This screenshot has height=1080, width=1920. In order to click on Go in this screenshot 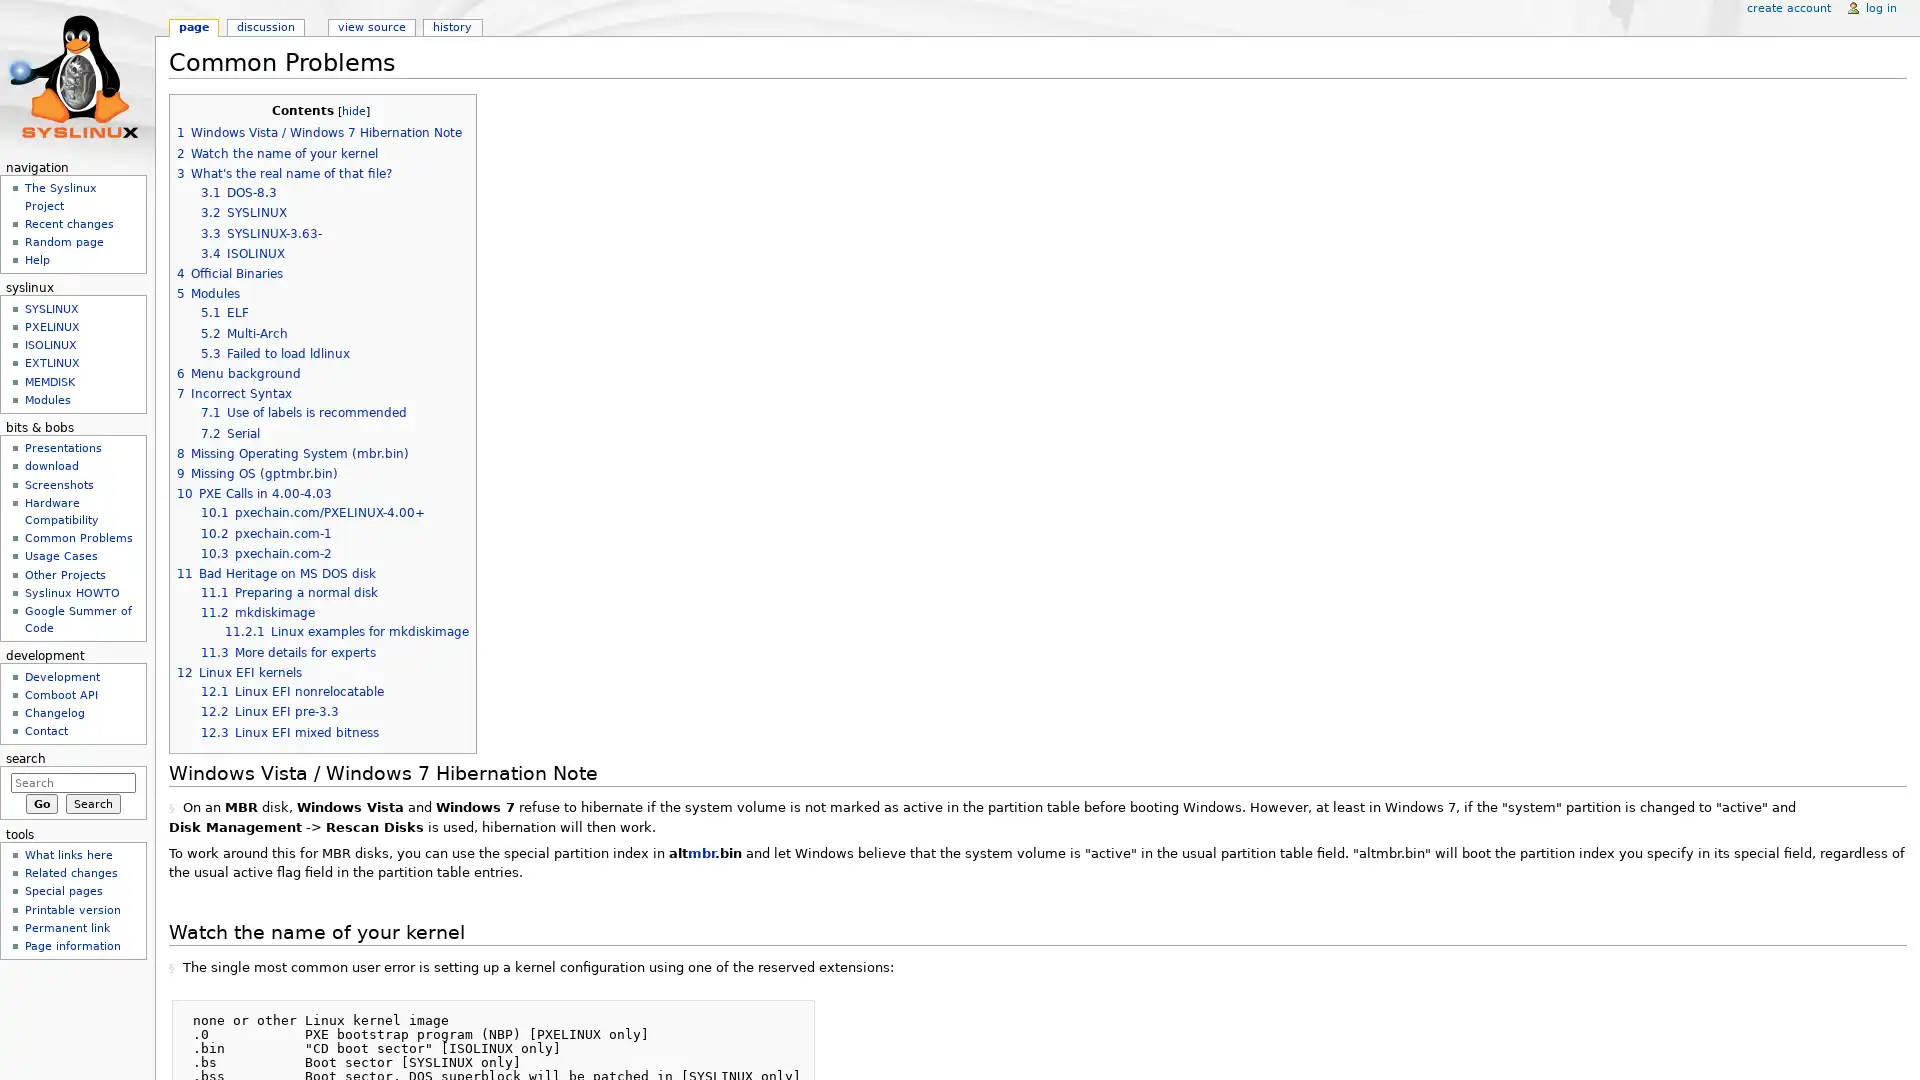, I will do `click(41, 802)`.